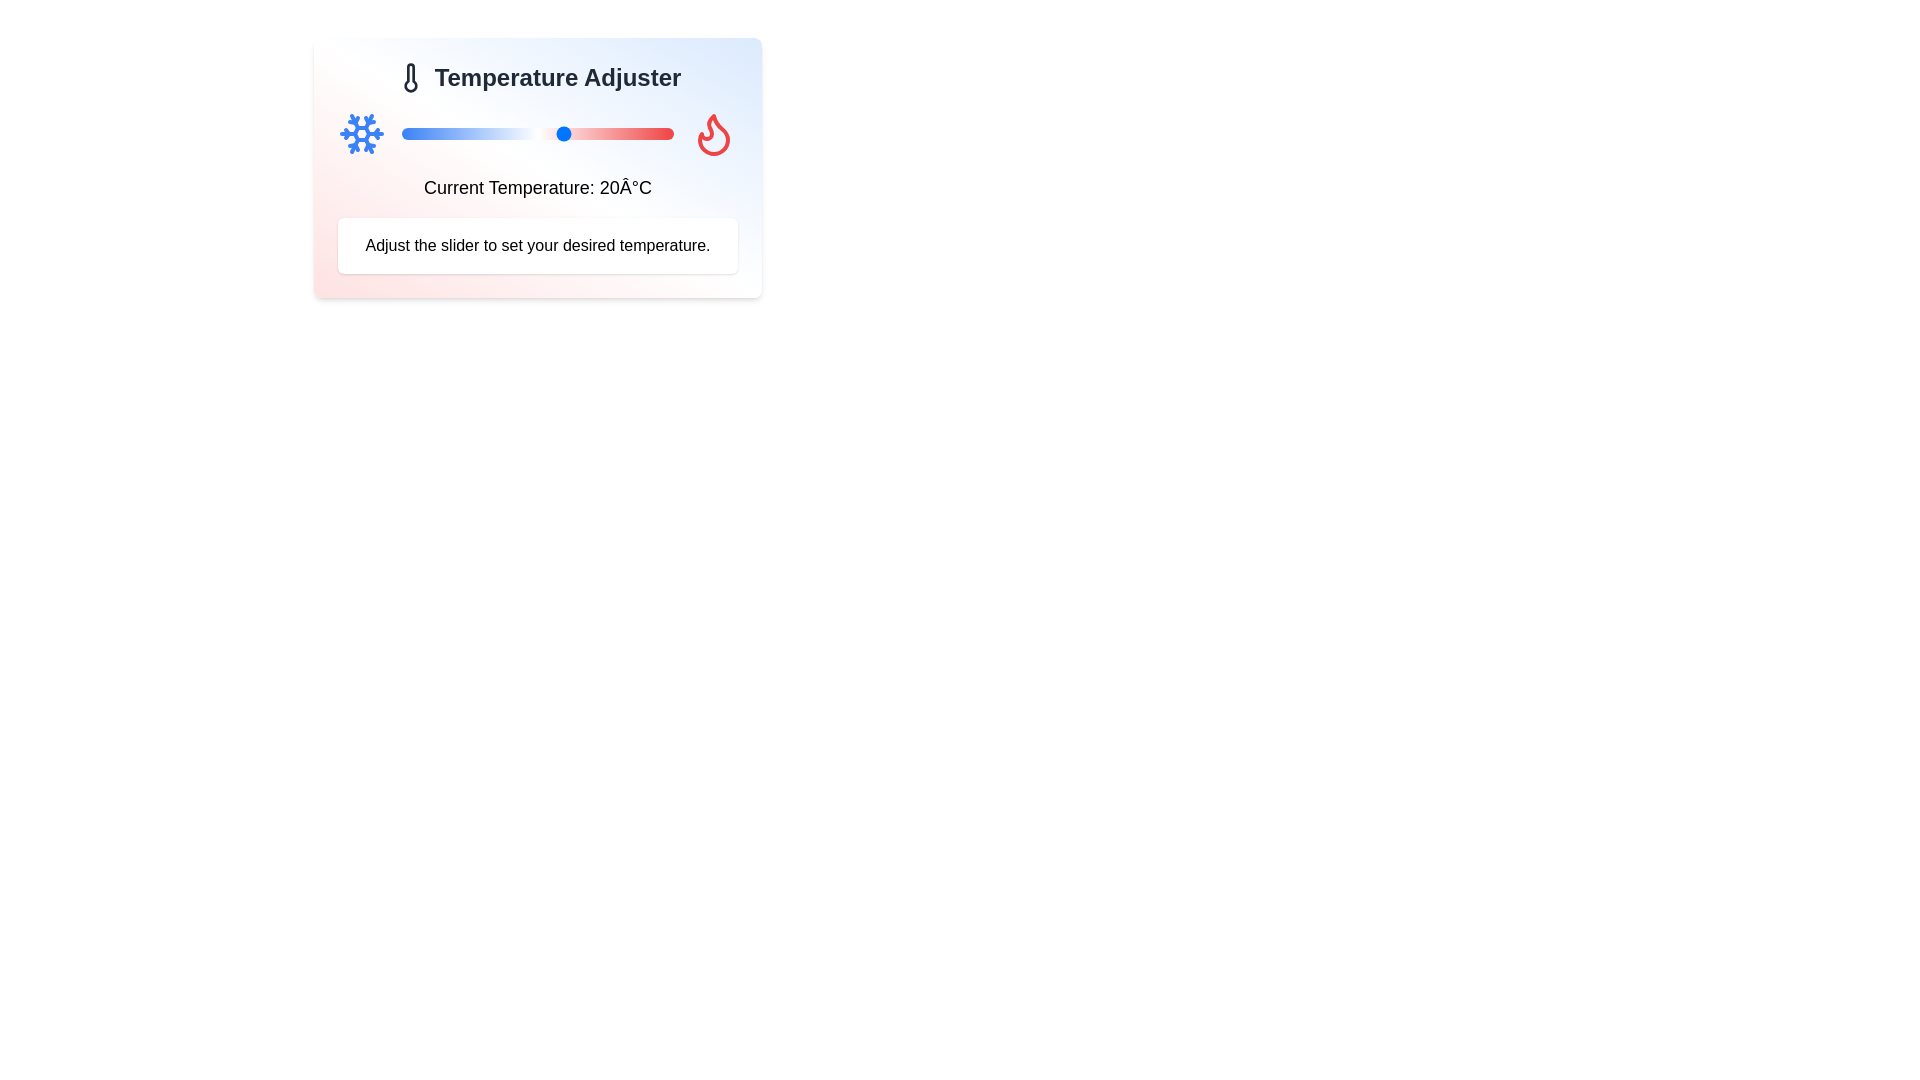 The image size is (1920, 1080). What do you see at coordinates (450, 134) in the screenshot?
I see `the slider to set the temperature to -1°C` at bounding box center [450, 134].